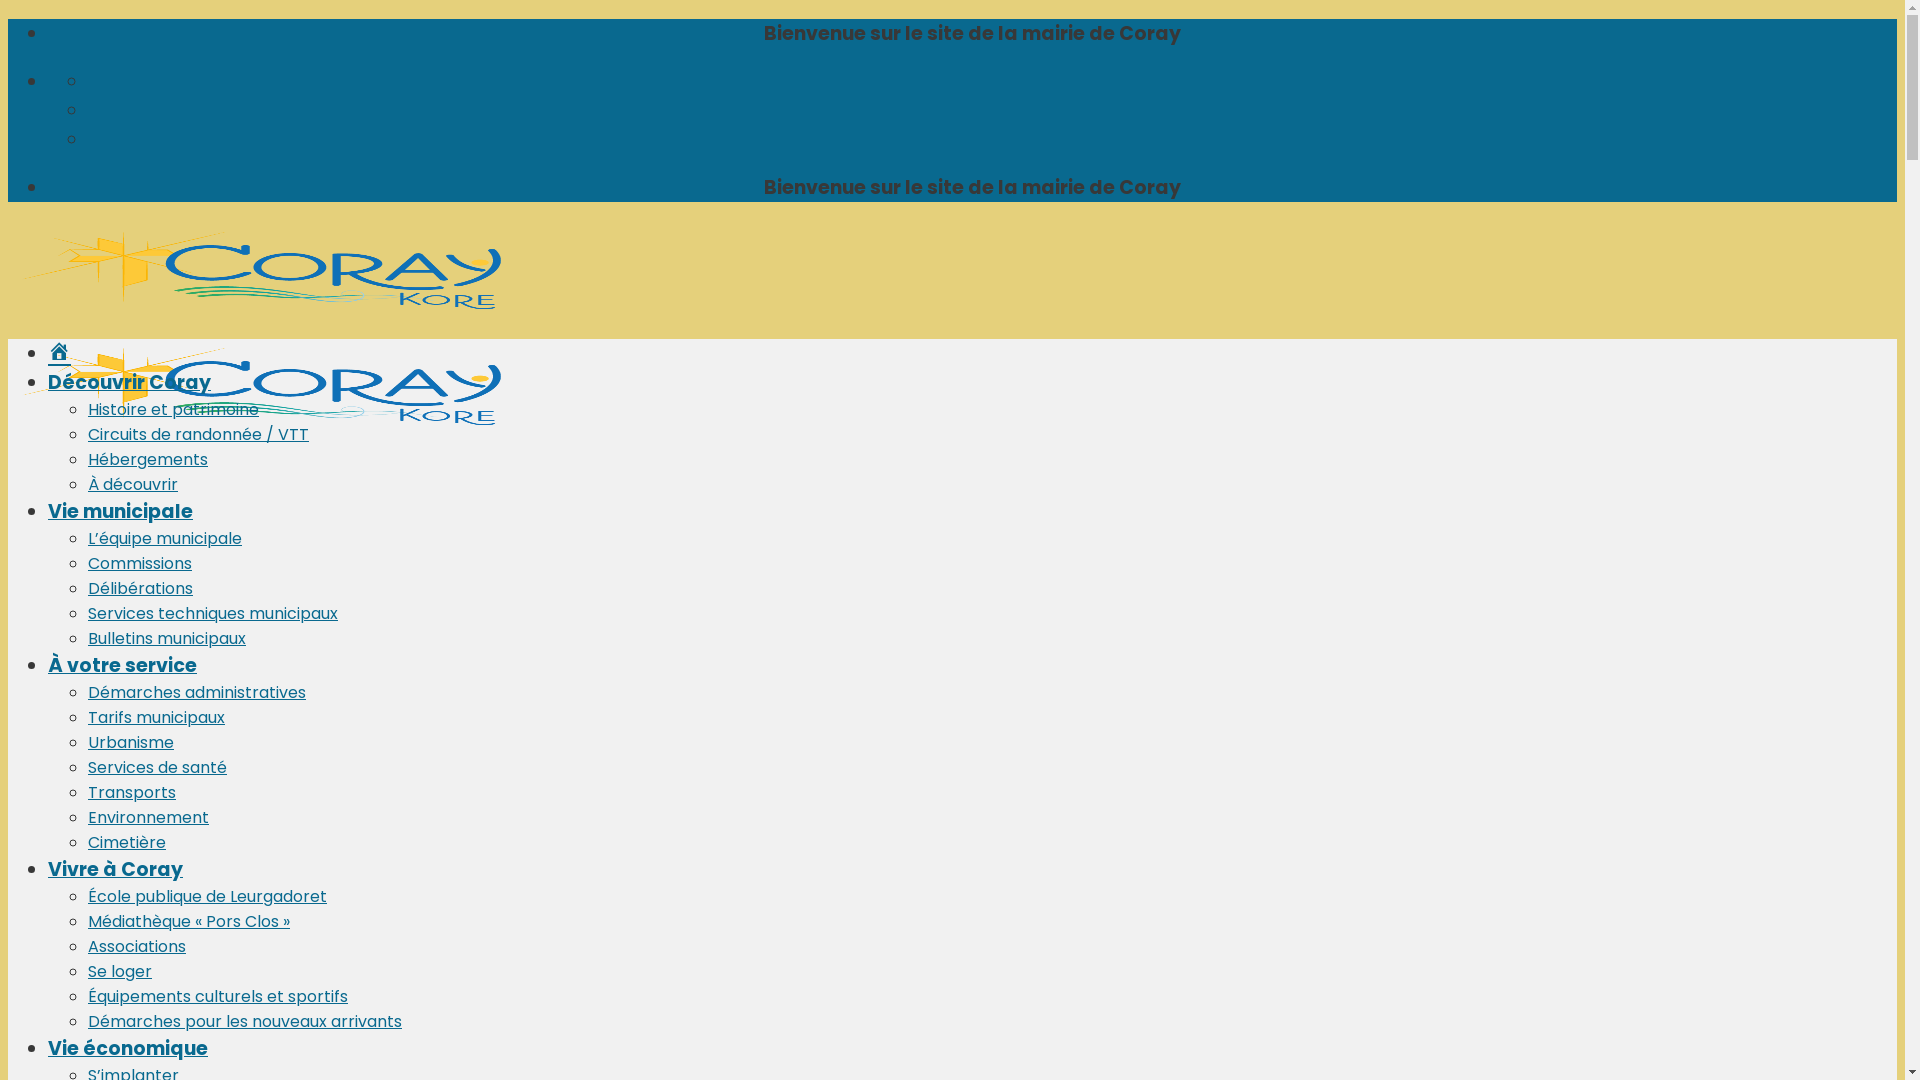 This screenshot has height=1080, width=1920. What do you see at coordinates (129, 742) in the screenshot?
I see `'Urbanisme'` at bounding box center [129, 742].